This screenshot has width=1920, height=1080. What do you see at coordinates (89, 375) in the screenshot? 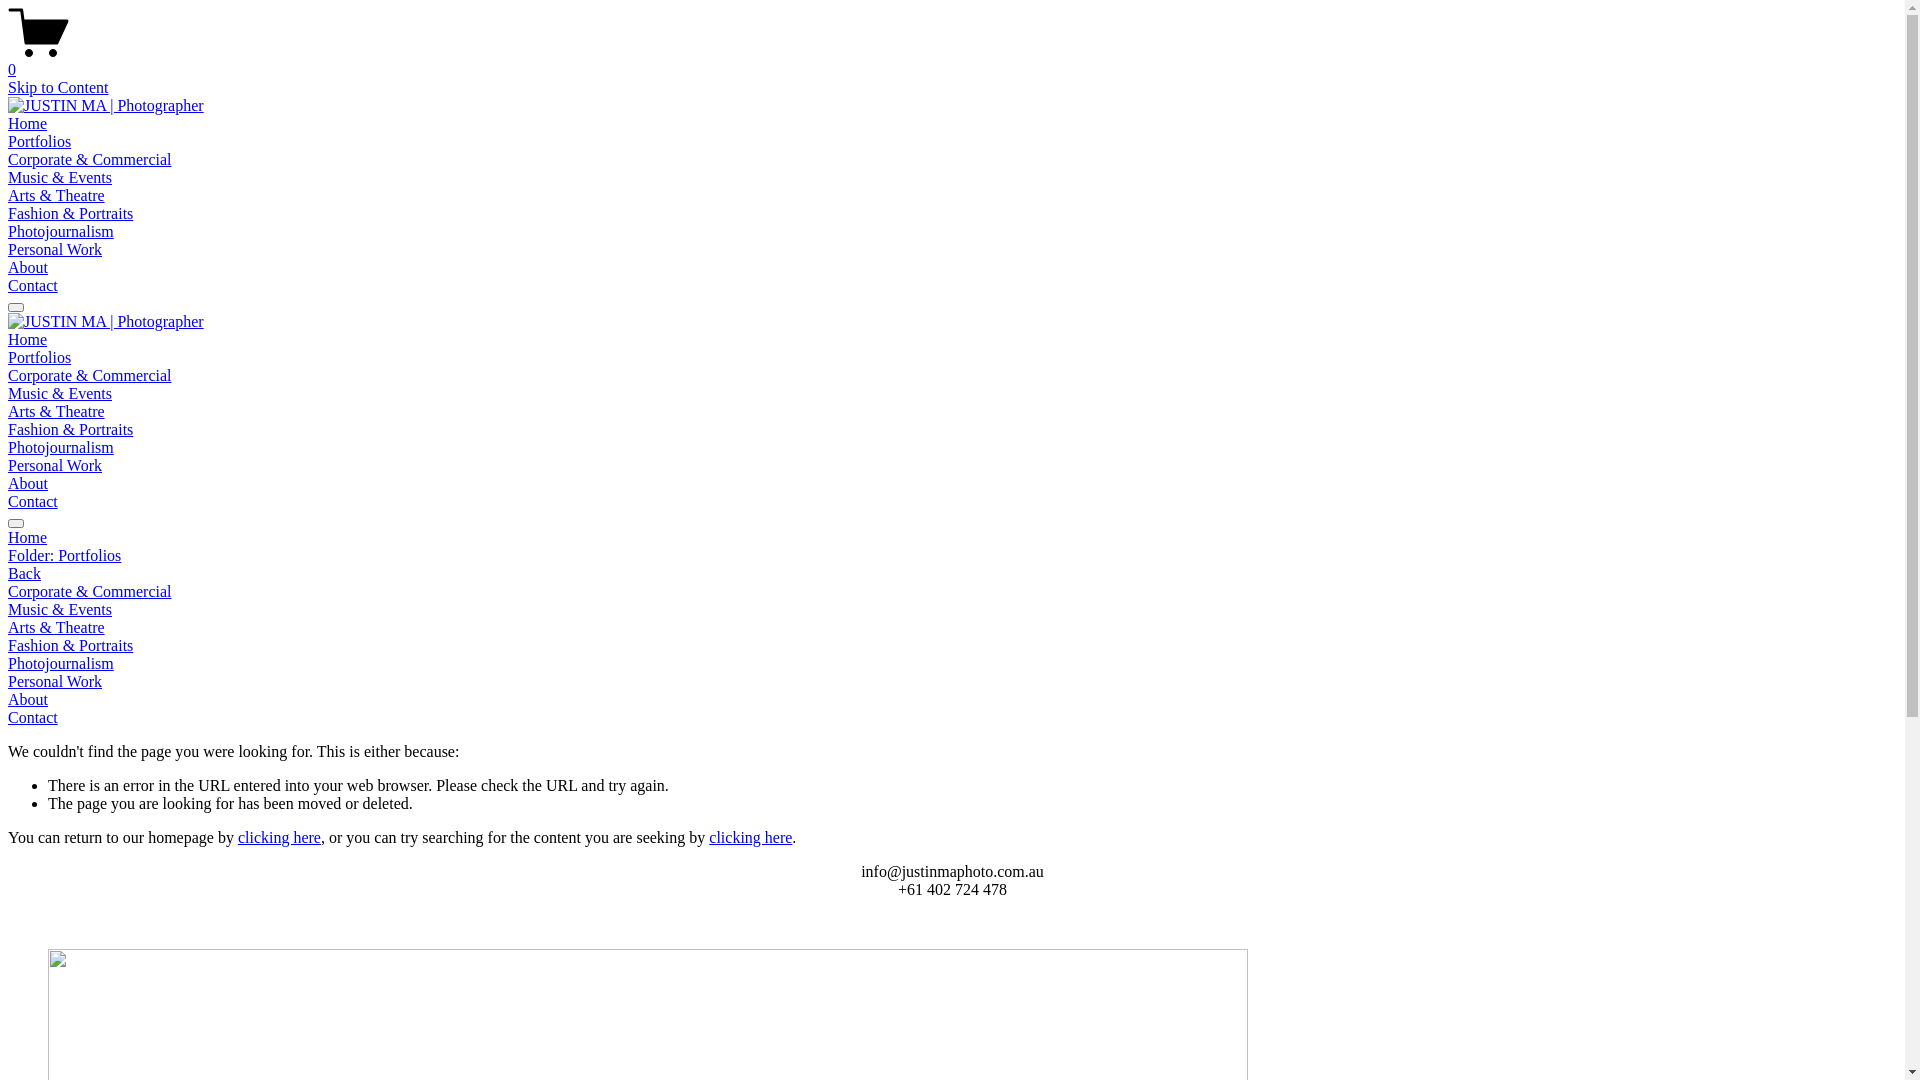
I see `'Corporate & Commercial'` at bounding box center [89, 375].